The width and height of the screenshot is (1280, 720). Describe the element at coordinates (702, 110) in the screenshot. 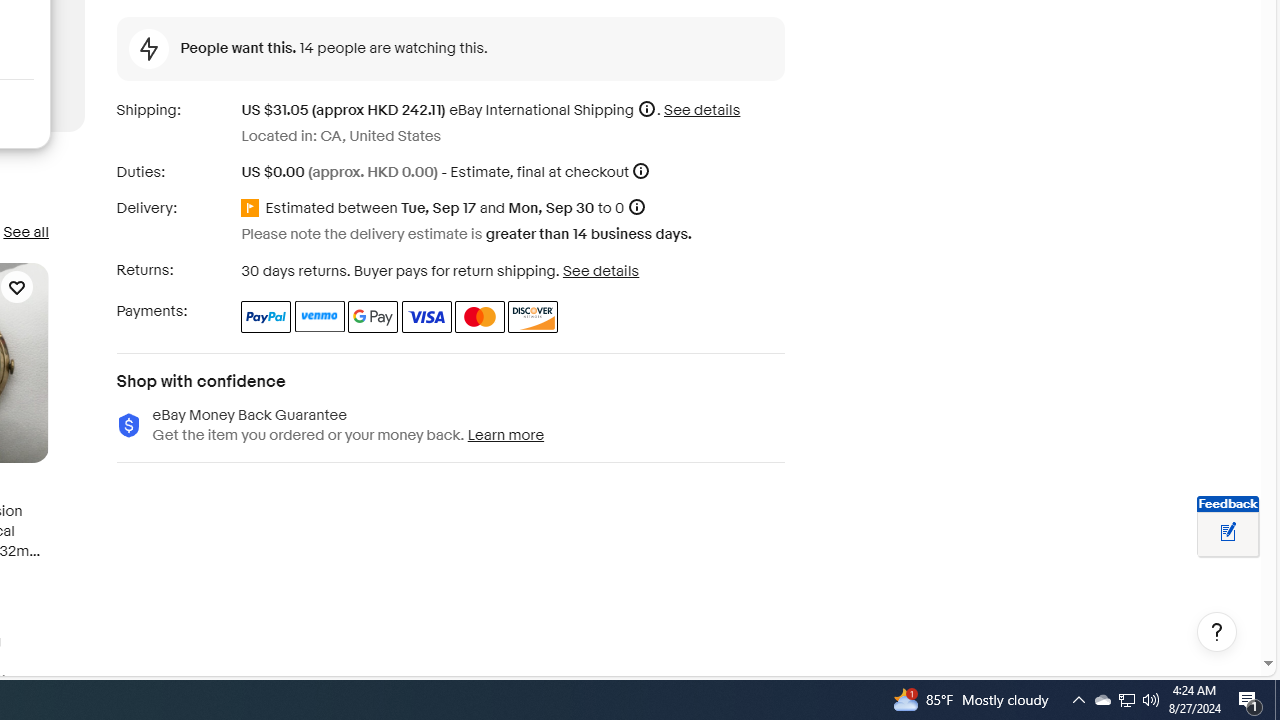

I see `'See details for shipping'` at that location.